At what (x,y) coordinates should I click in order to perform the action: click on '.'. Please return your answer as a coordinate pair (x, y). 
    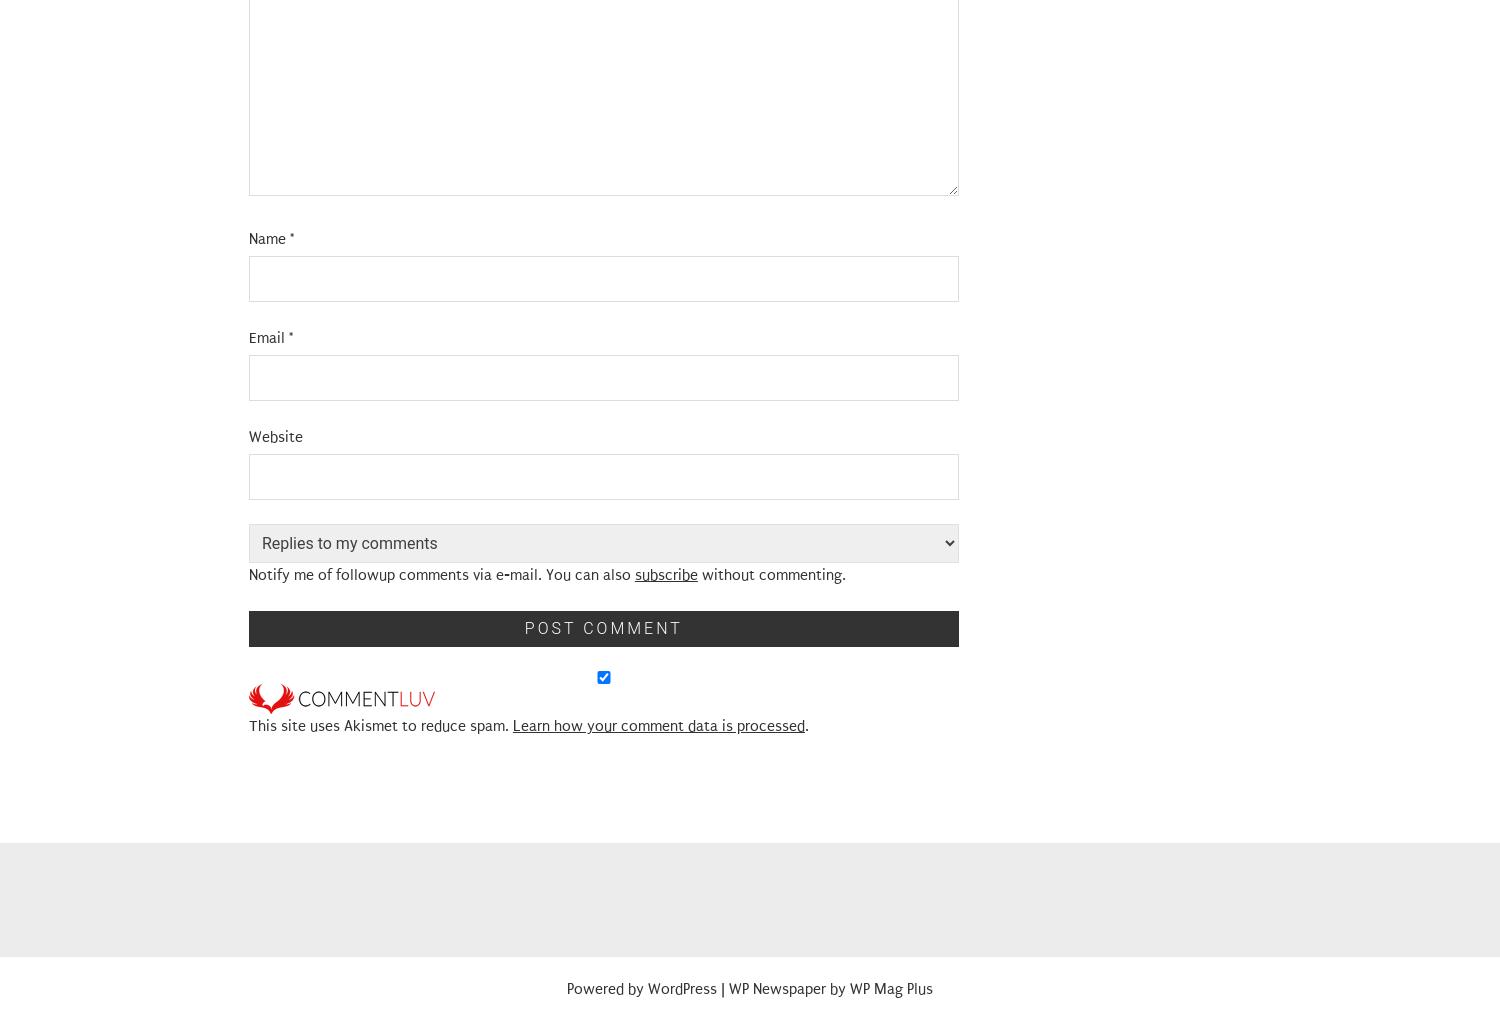
    Looking at the image, I should click on (804, 726).